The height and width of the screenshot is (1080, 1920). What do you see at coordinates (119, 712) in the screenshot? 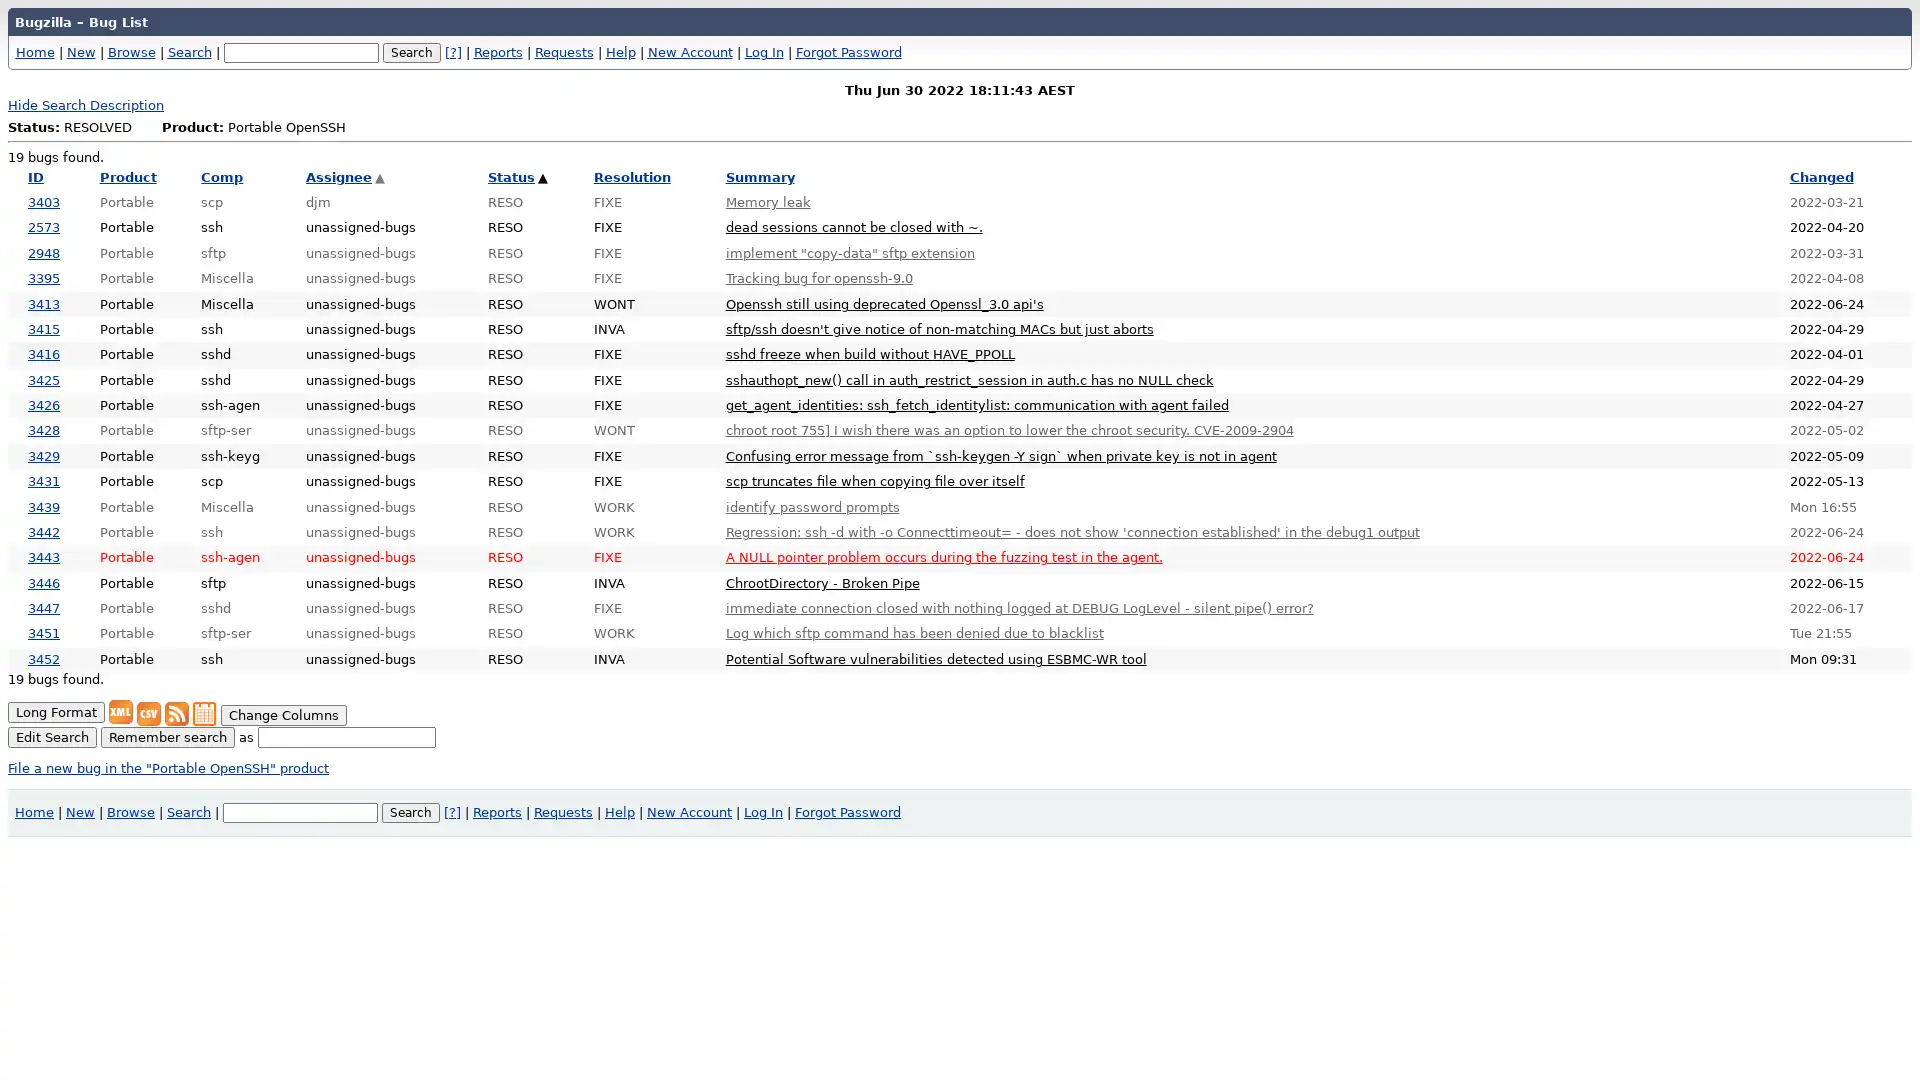
I see `XML` at bounding box center [119, 712].